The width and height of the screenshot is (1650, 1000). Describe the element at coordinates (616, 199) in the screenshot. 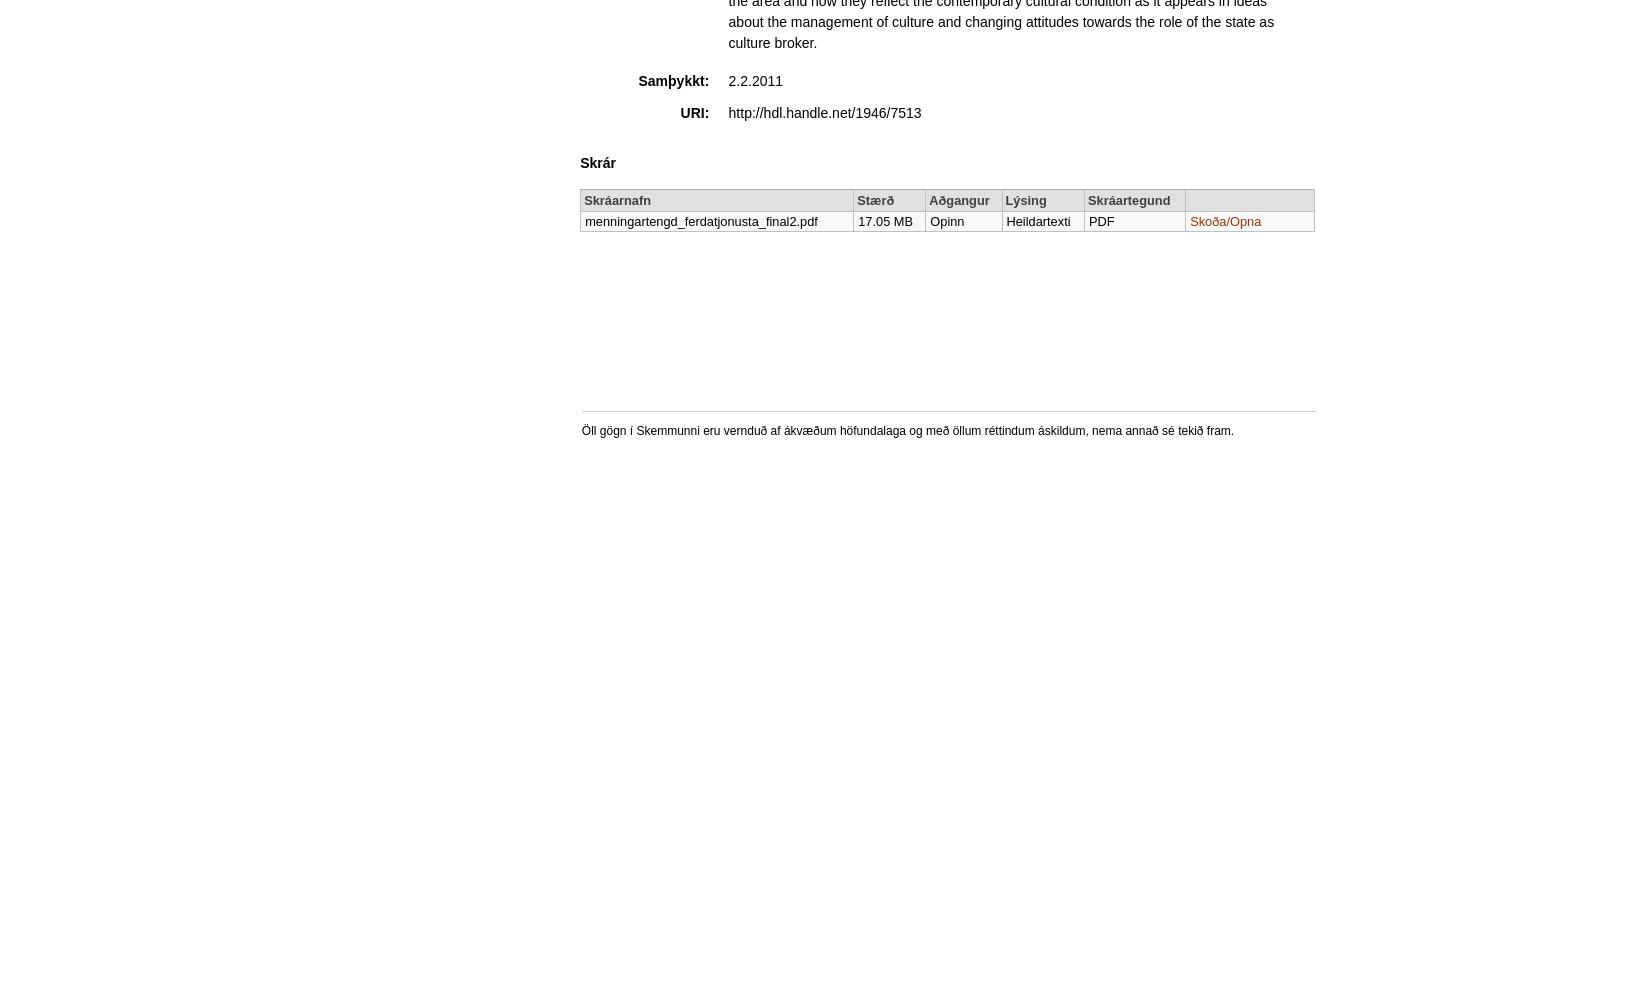

I see `'Skráarnafn'` at that location.